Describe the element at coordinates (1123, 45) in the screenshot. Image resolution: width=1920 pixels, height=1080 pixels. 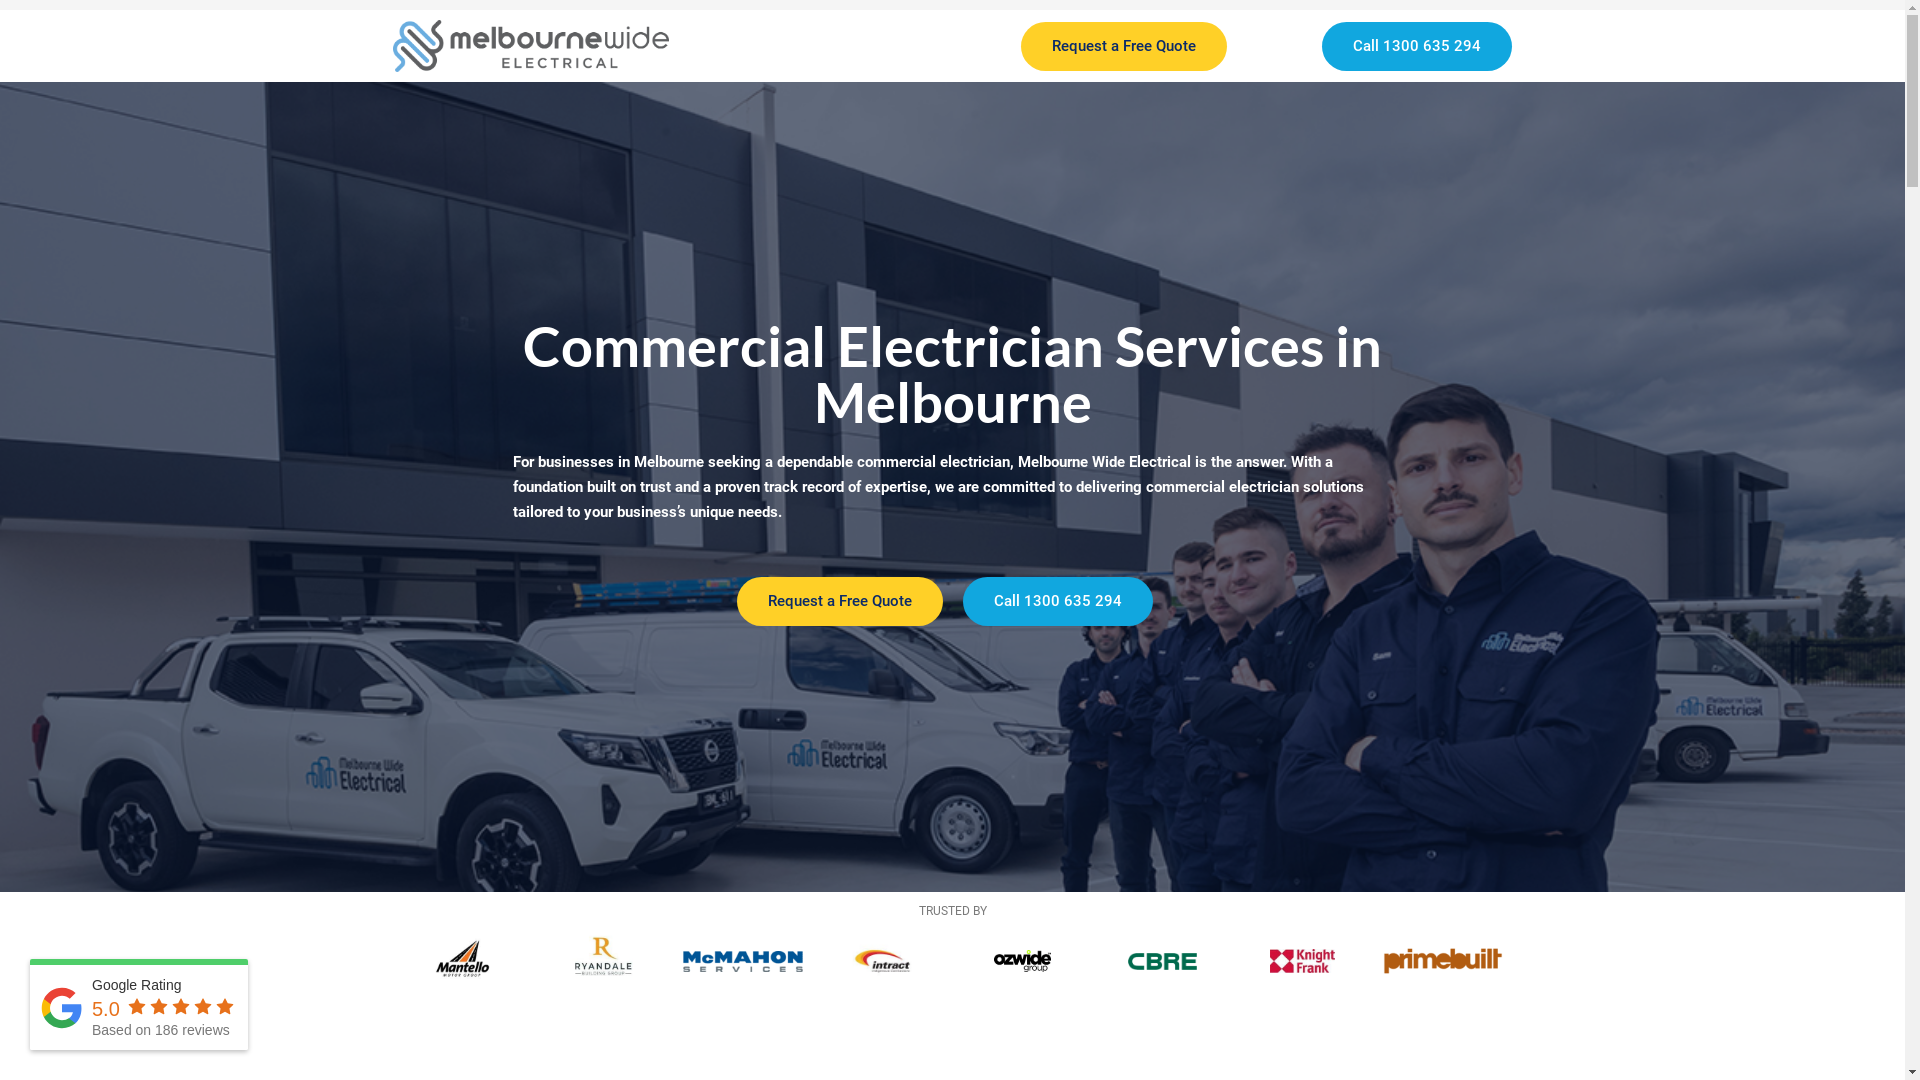
I see `'Request a Free Quote'` at that location.